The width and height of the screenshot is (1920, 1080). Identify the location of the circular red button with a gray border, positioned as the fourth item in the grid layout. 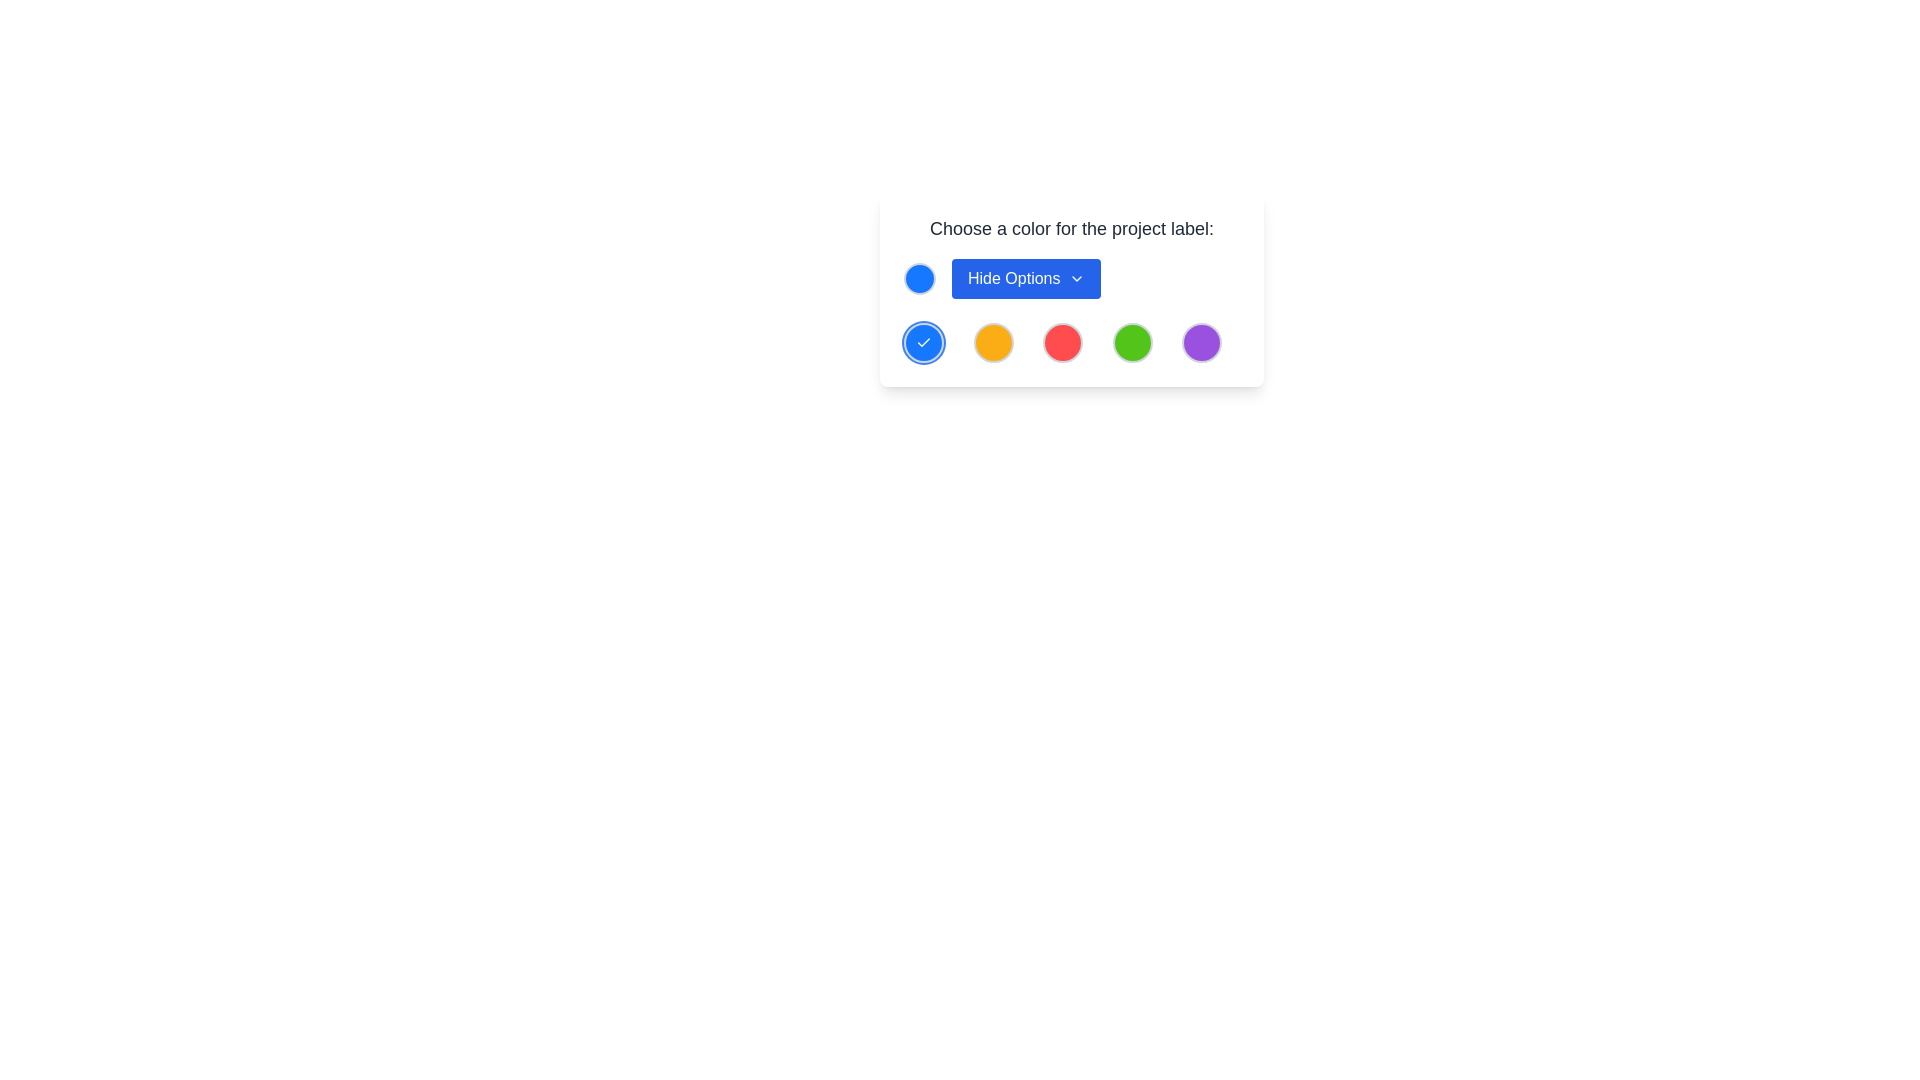
(1062, 342).